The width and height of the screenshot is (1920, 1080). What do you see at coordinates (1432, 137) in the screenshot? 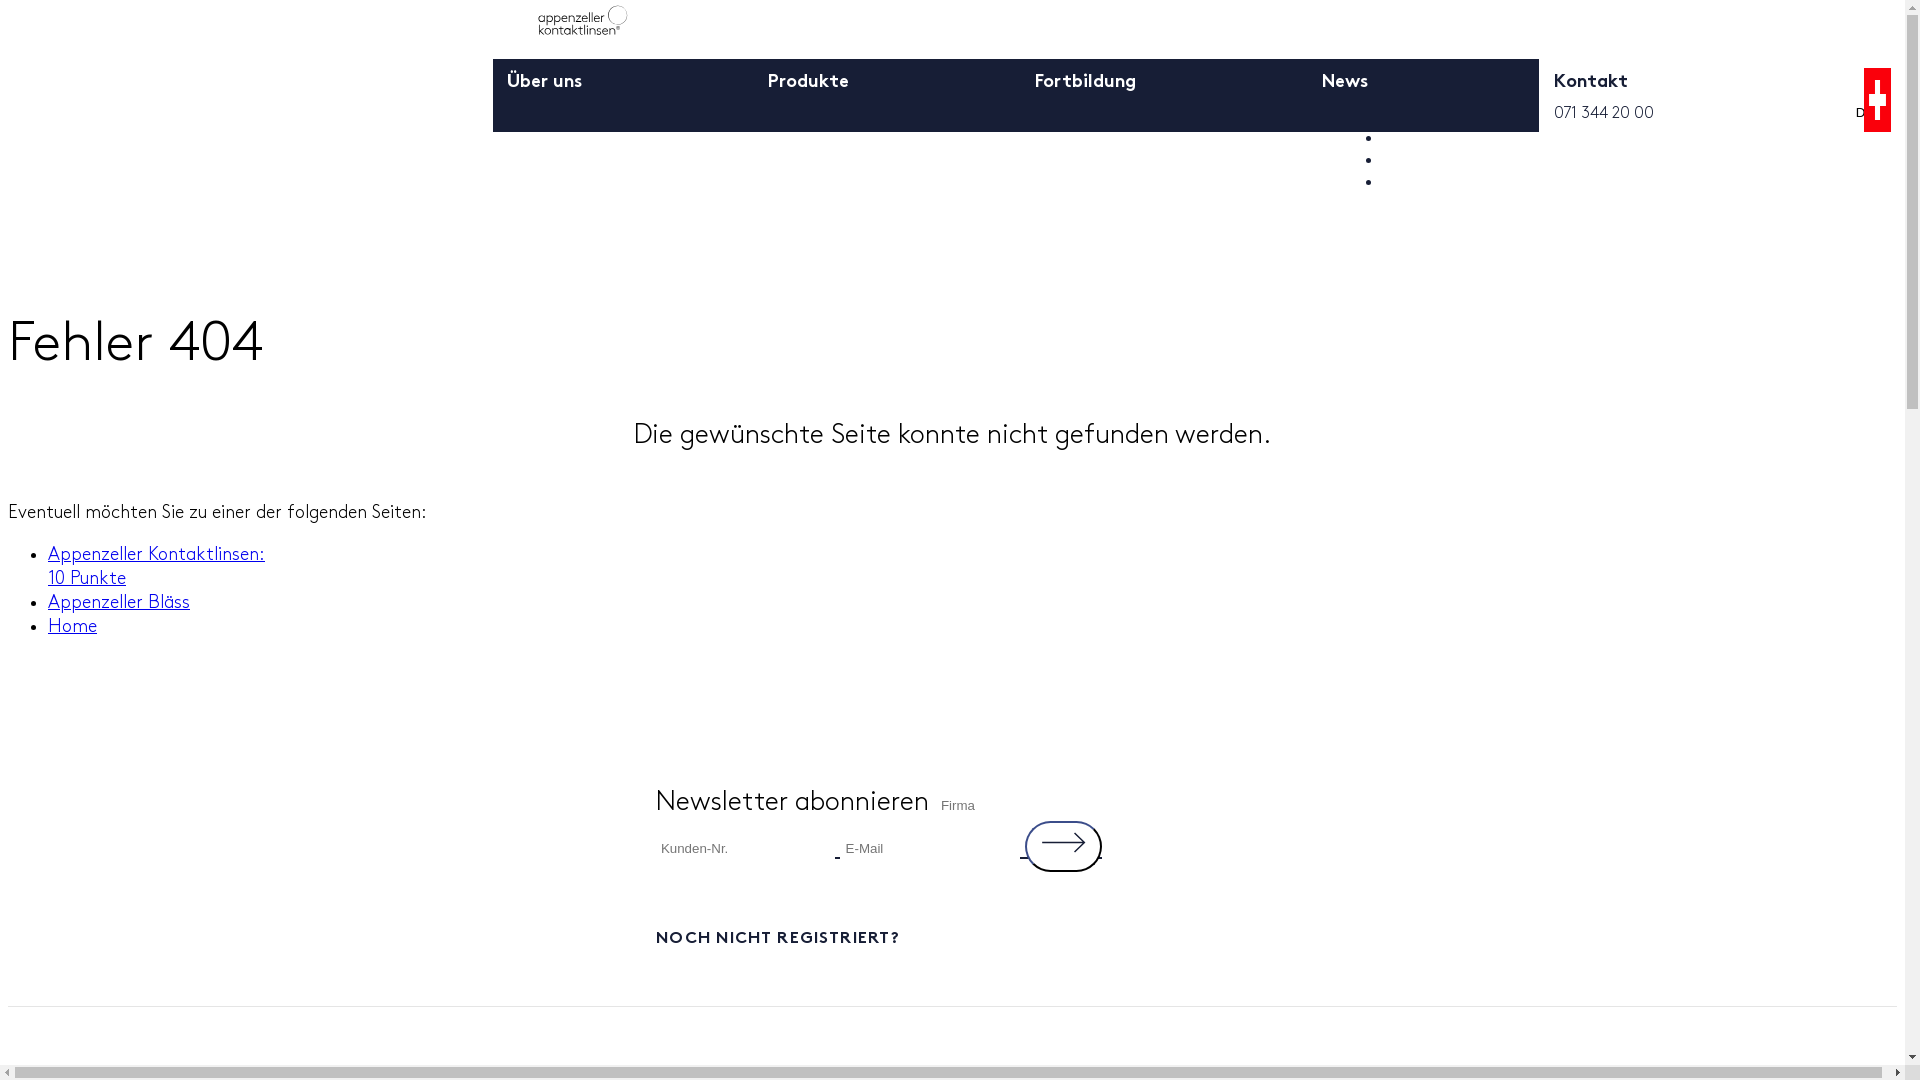
I see `'BESTELLEN'` at bounding box center [1432, 137].